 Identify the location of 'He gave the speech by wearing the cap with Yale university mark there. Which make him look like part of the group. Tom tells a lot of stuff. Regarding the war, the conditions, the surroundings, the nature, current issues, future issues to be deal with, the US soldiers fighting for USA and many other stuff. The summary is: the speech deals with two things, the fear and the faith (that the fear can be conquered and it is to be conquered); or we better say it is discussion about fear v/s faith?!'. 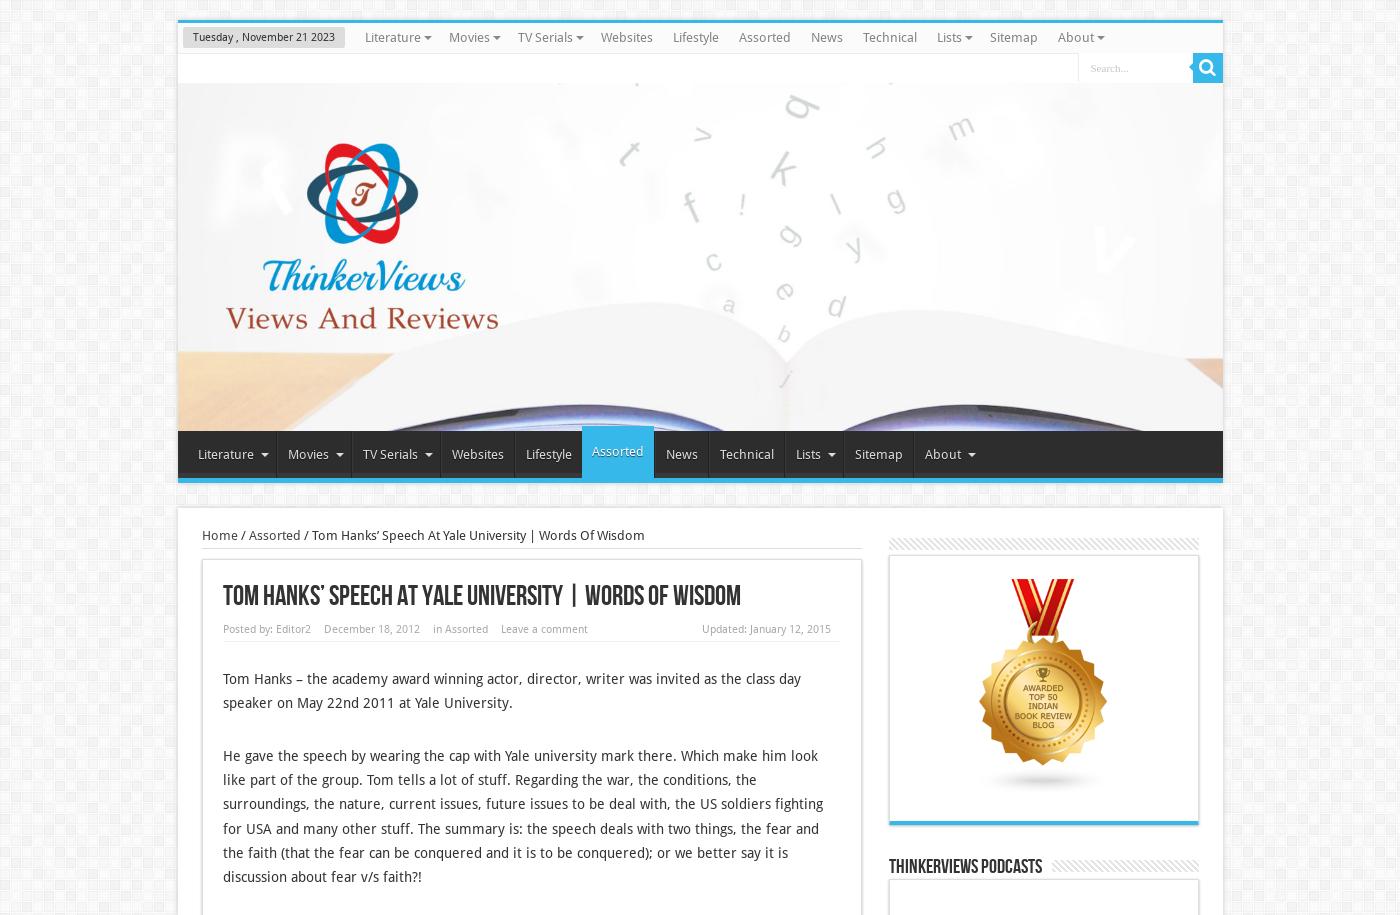
(522, 815).